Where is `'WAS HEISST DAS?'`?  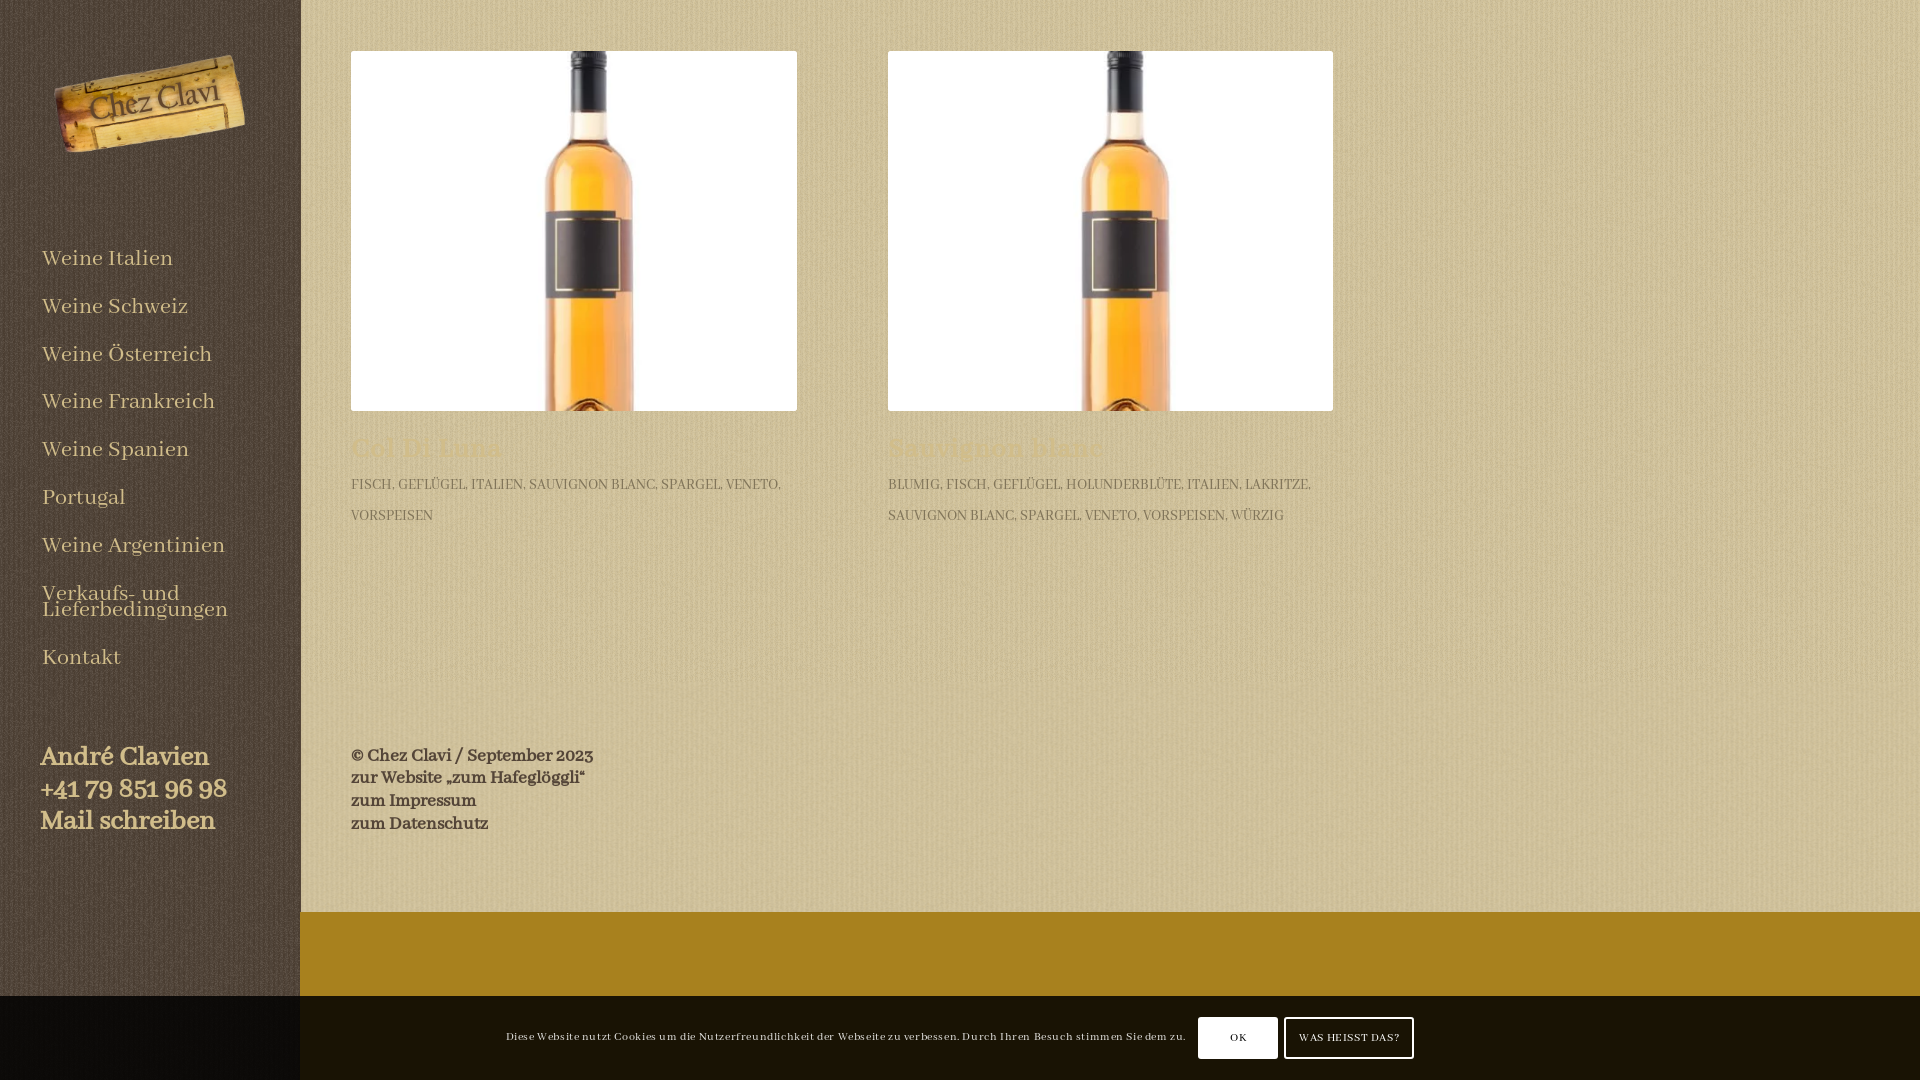
'WAS HEISST DAS?' is located at coordinates (1283, 1036).